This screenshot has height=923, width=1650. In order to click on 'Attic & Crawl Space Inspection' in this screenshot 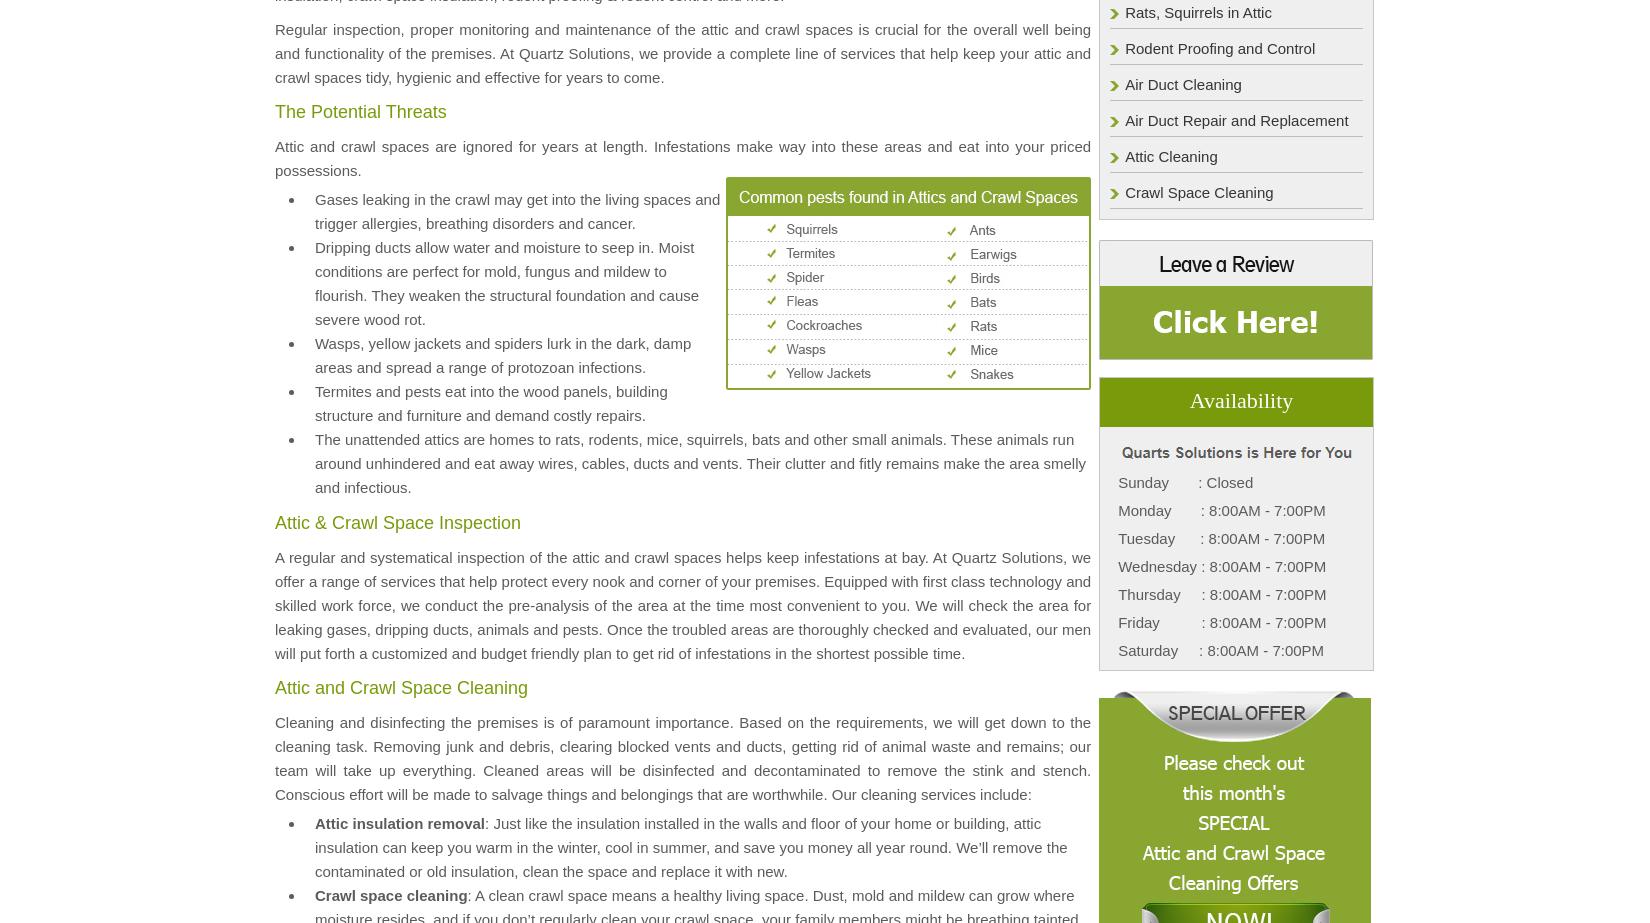, I will do `click(397, 520)`.